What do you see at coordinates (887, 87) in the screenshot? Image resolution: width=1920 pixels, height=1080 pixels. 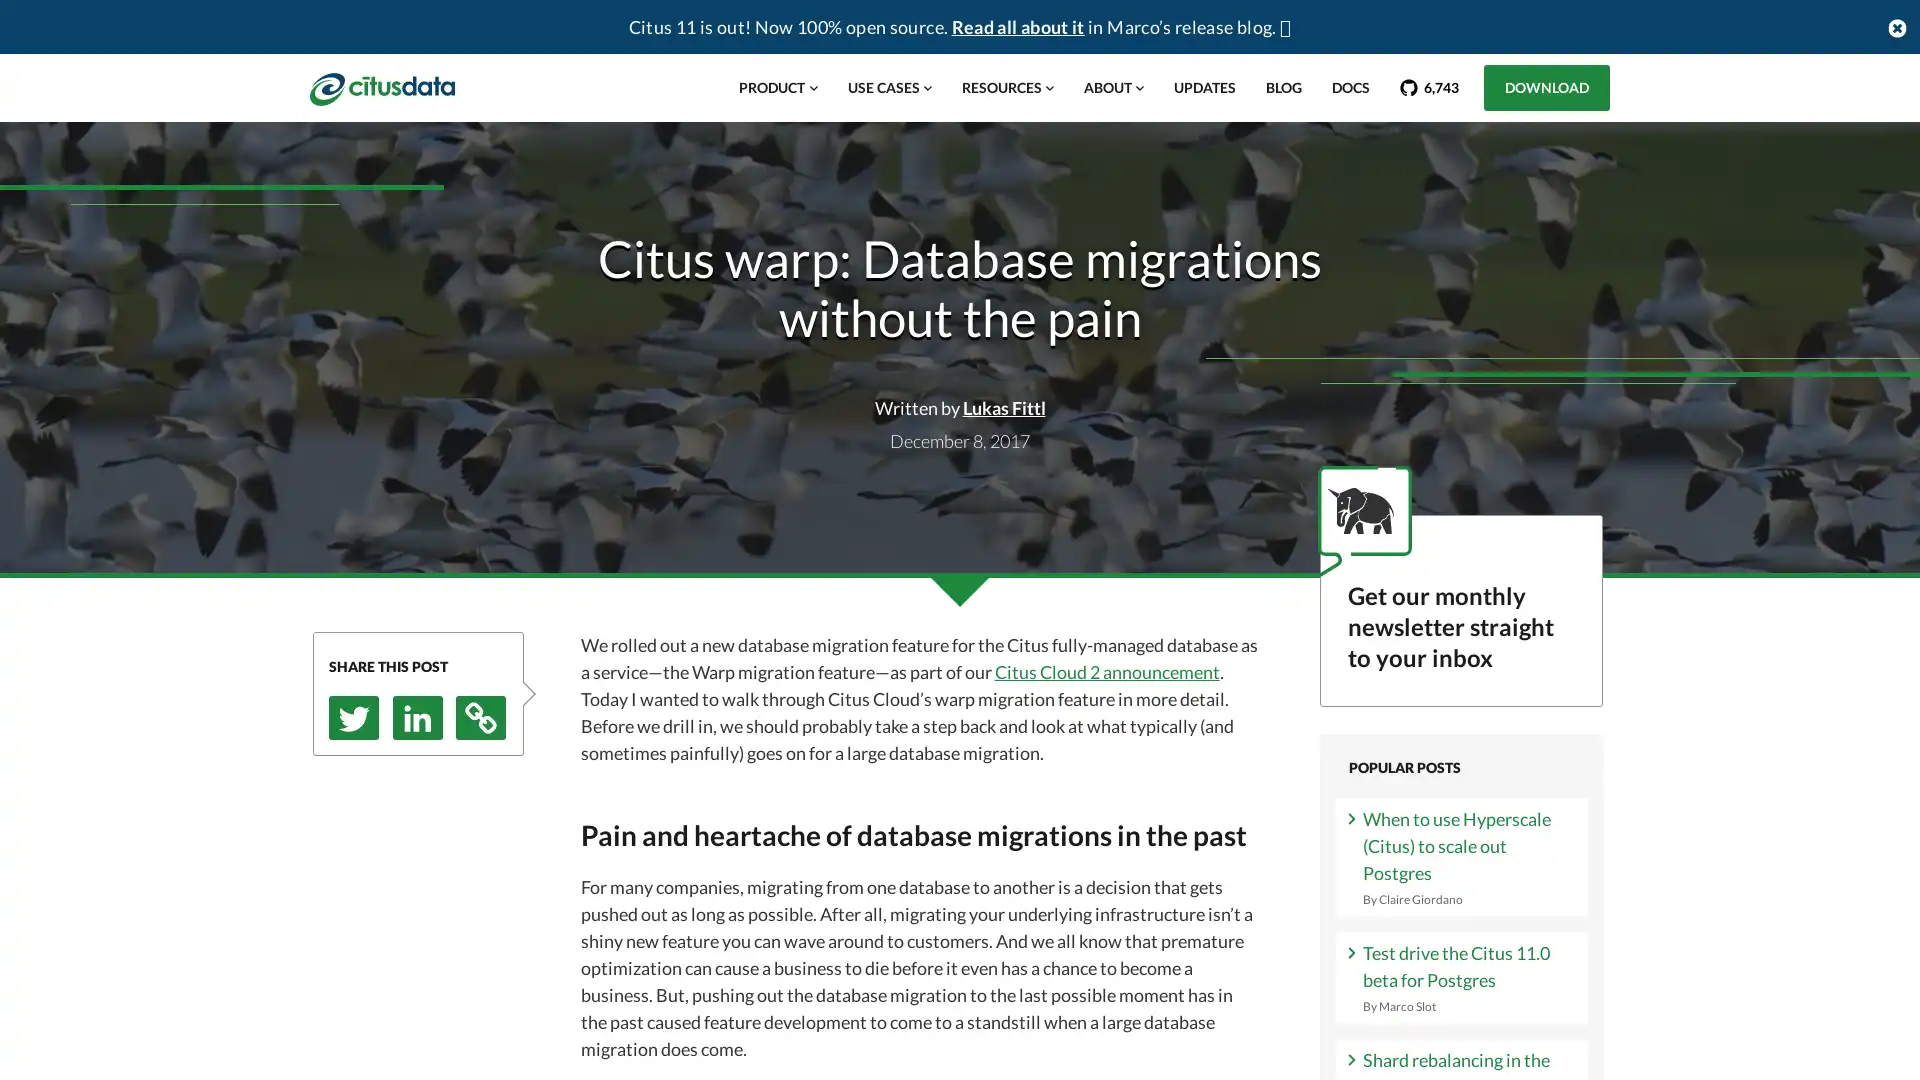 I see `USE CASES` at bounding box center [887, 87].